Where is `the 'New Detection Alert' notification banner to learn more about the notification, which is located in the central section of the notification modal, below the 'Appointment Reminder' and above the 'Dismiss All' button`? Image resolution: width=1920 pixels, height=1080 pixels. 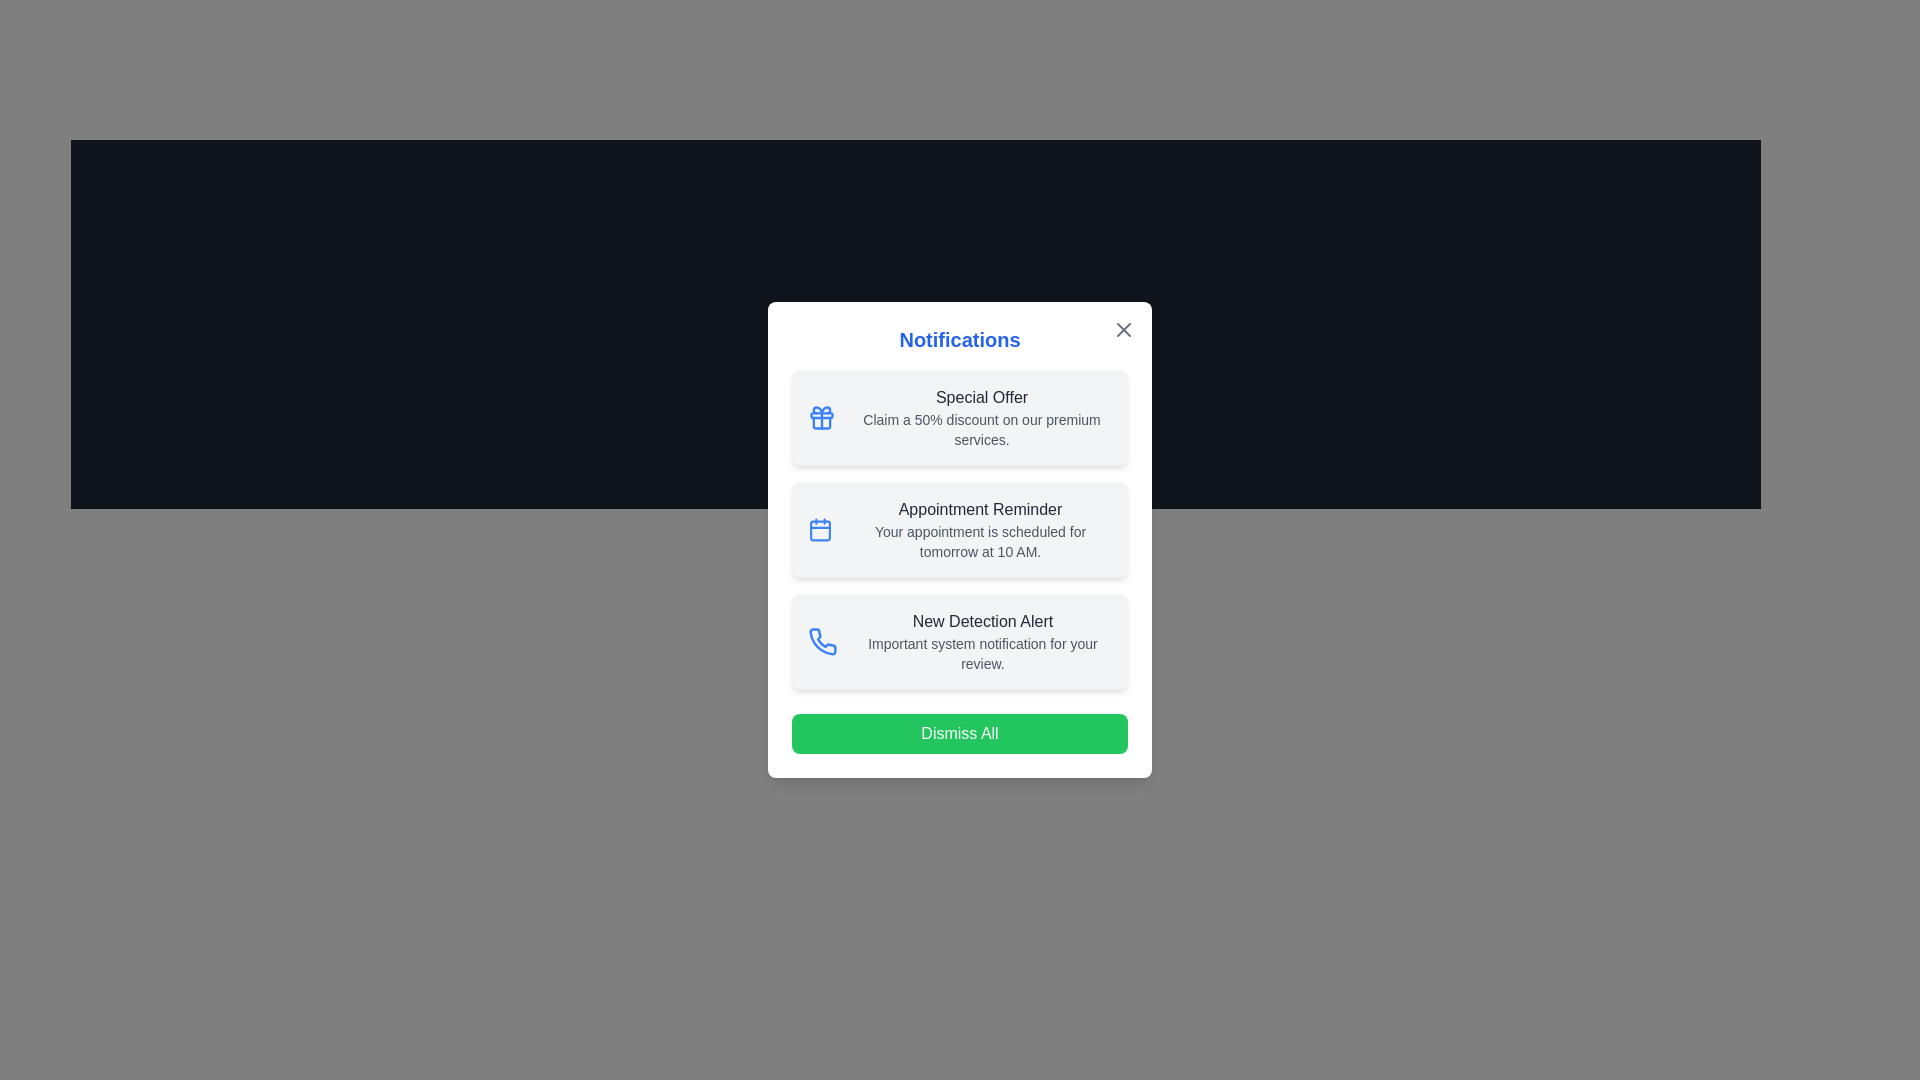 the 'New Detection Alert' notification banner to learn more about the notification, which is located in the central section of the notification modal, below the 'Appointment Reminder' and above the 'Dismiss All' button is located at coordinates (982, 641).